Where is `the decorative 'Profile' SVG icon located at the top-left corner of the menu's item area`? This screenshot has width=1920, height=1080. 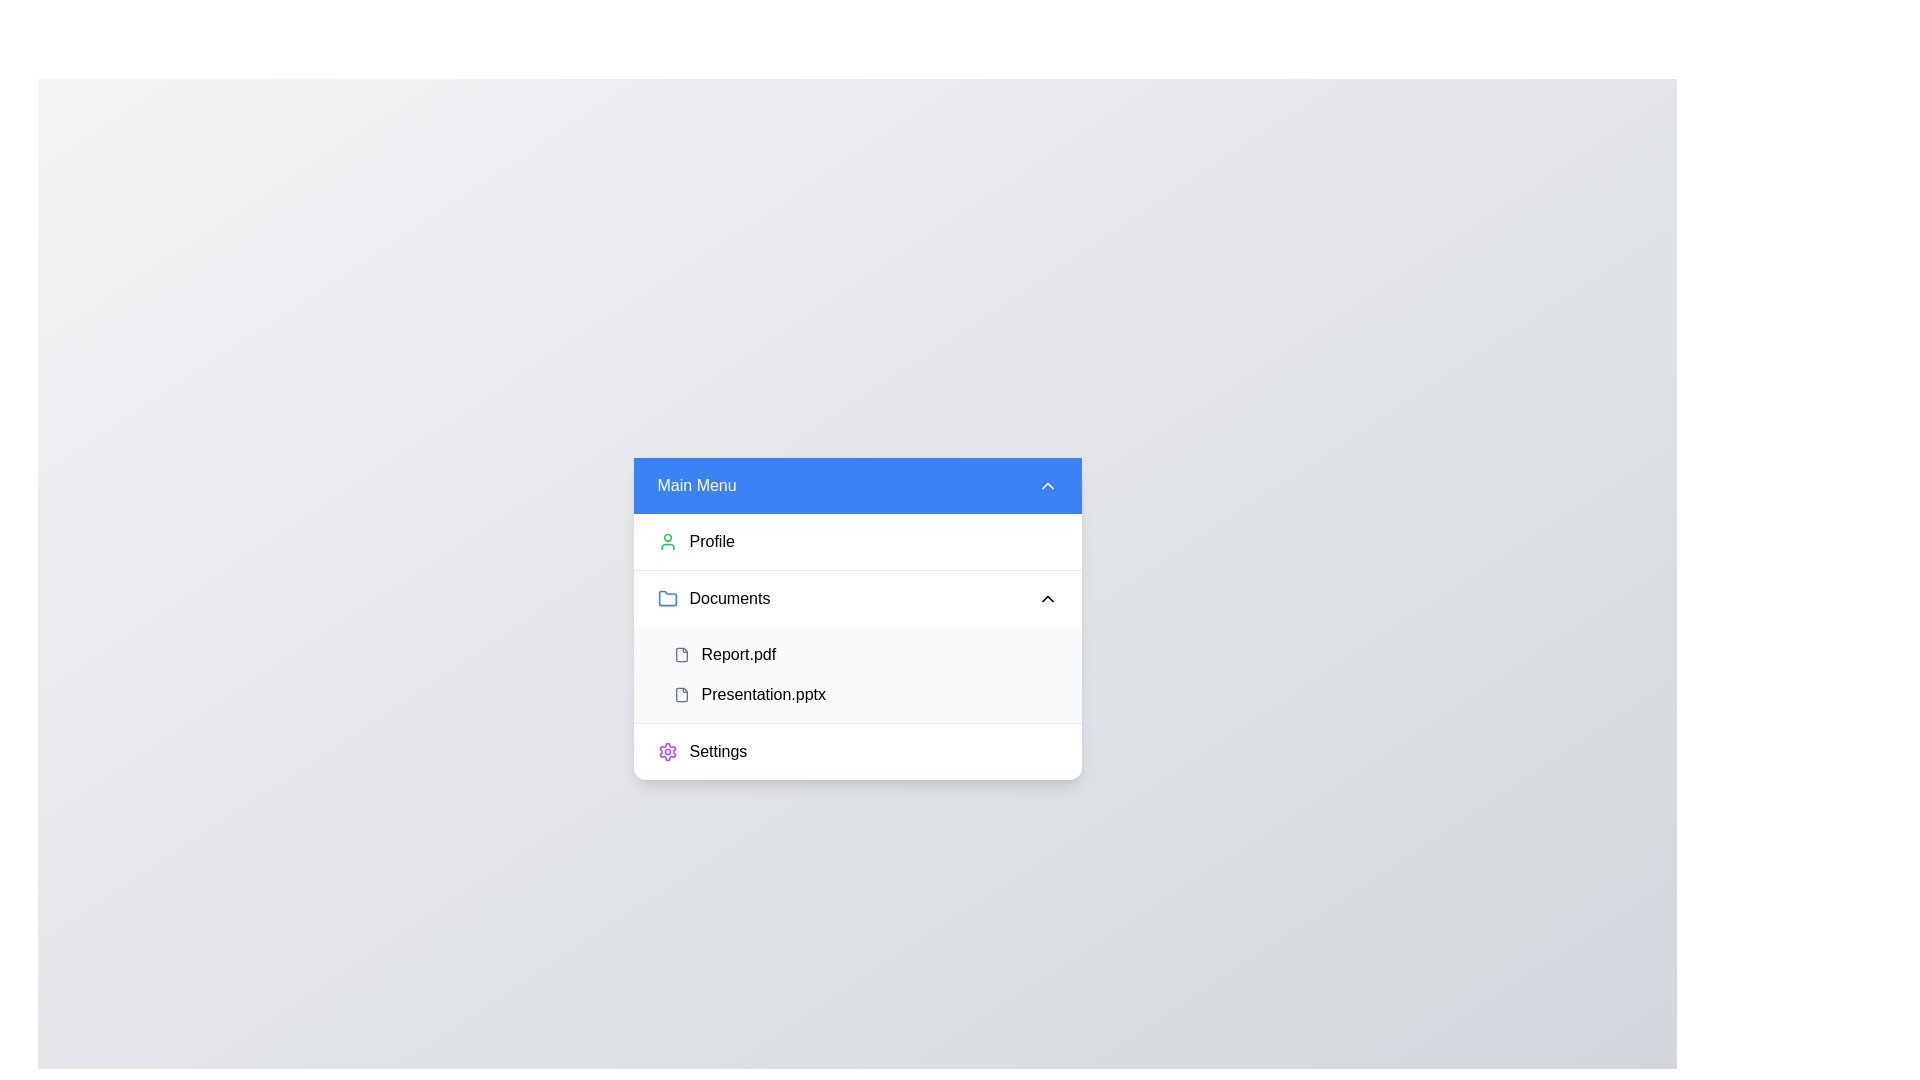 the decorative 'Profile' SVG icon located at the top-left corner of the menu's item area is located at coordinates (667, 542).